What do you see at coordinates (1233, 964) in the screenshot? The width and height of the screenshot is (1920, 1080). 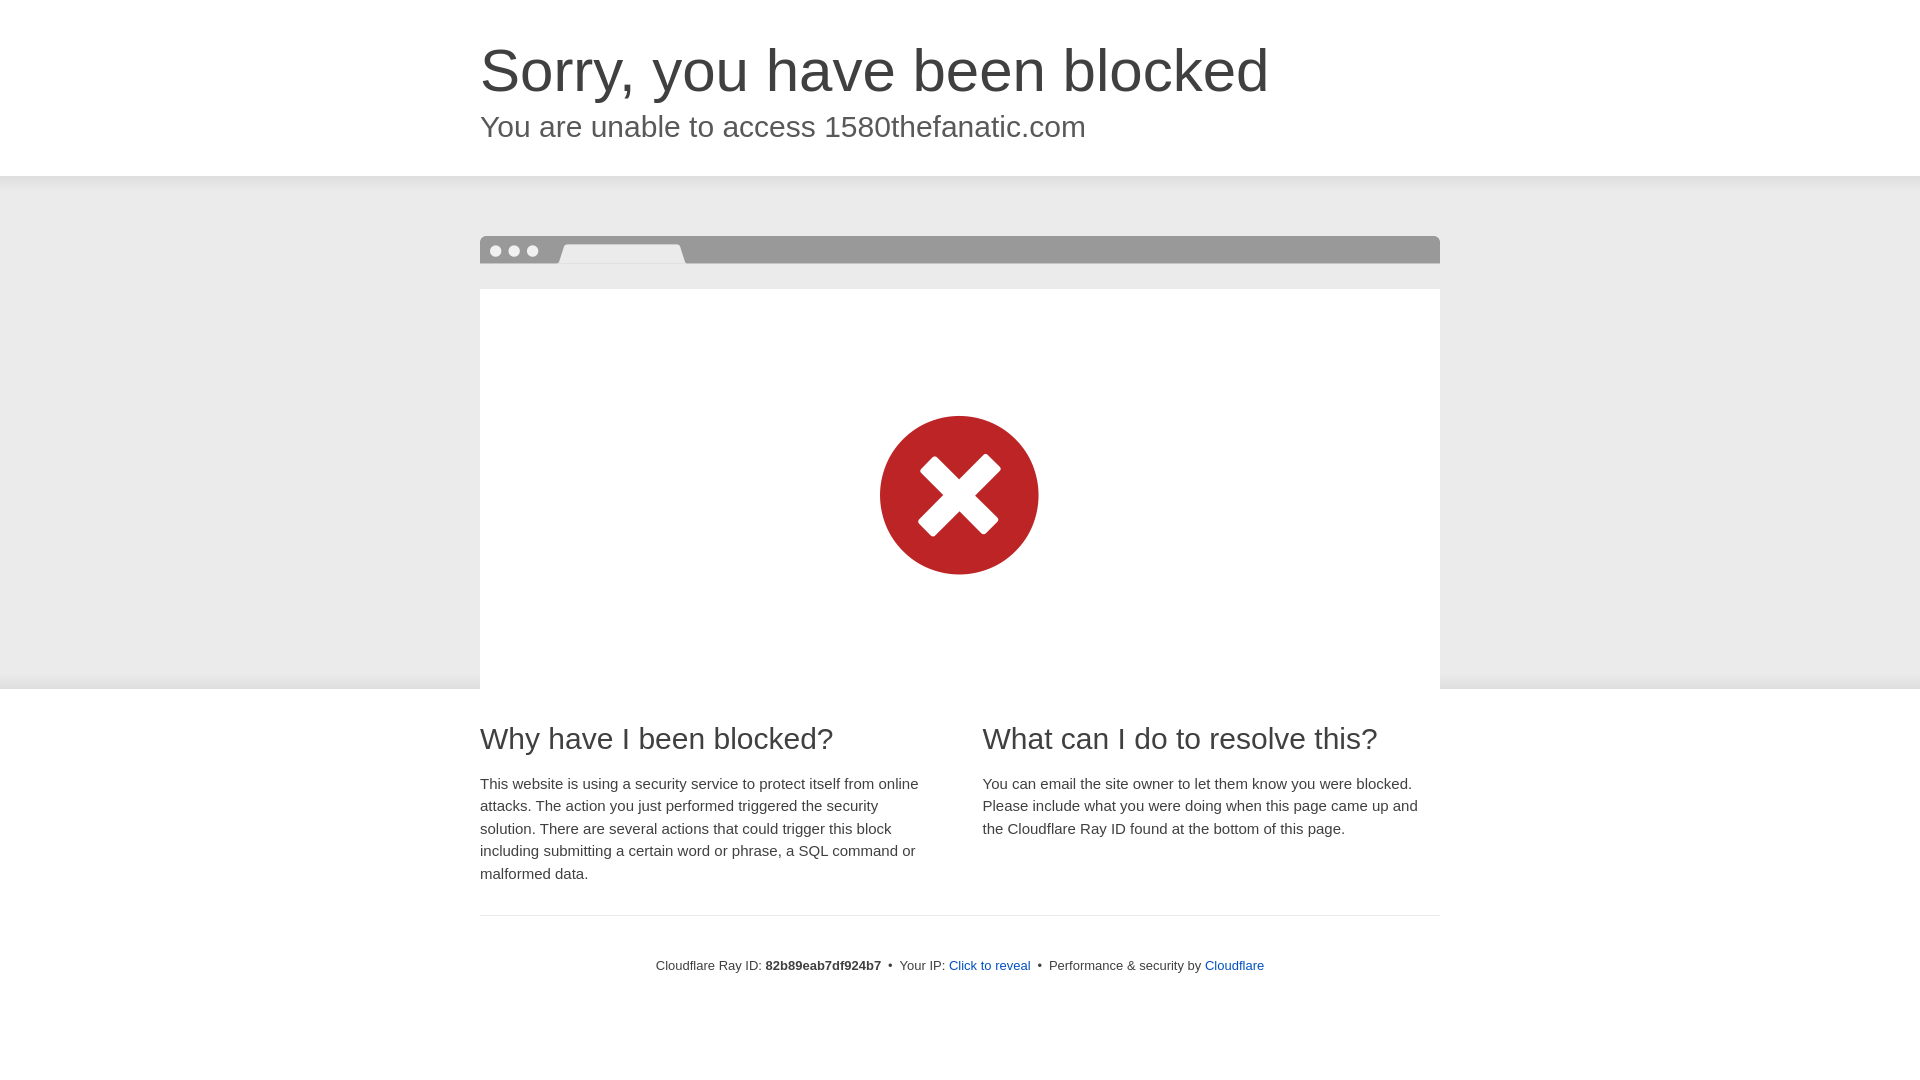 I see `'Cloudflare'` at bounding box center [1233, 964].